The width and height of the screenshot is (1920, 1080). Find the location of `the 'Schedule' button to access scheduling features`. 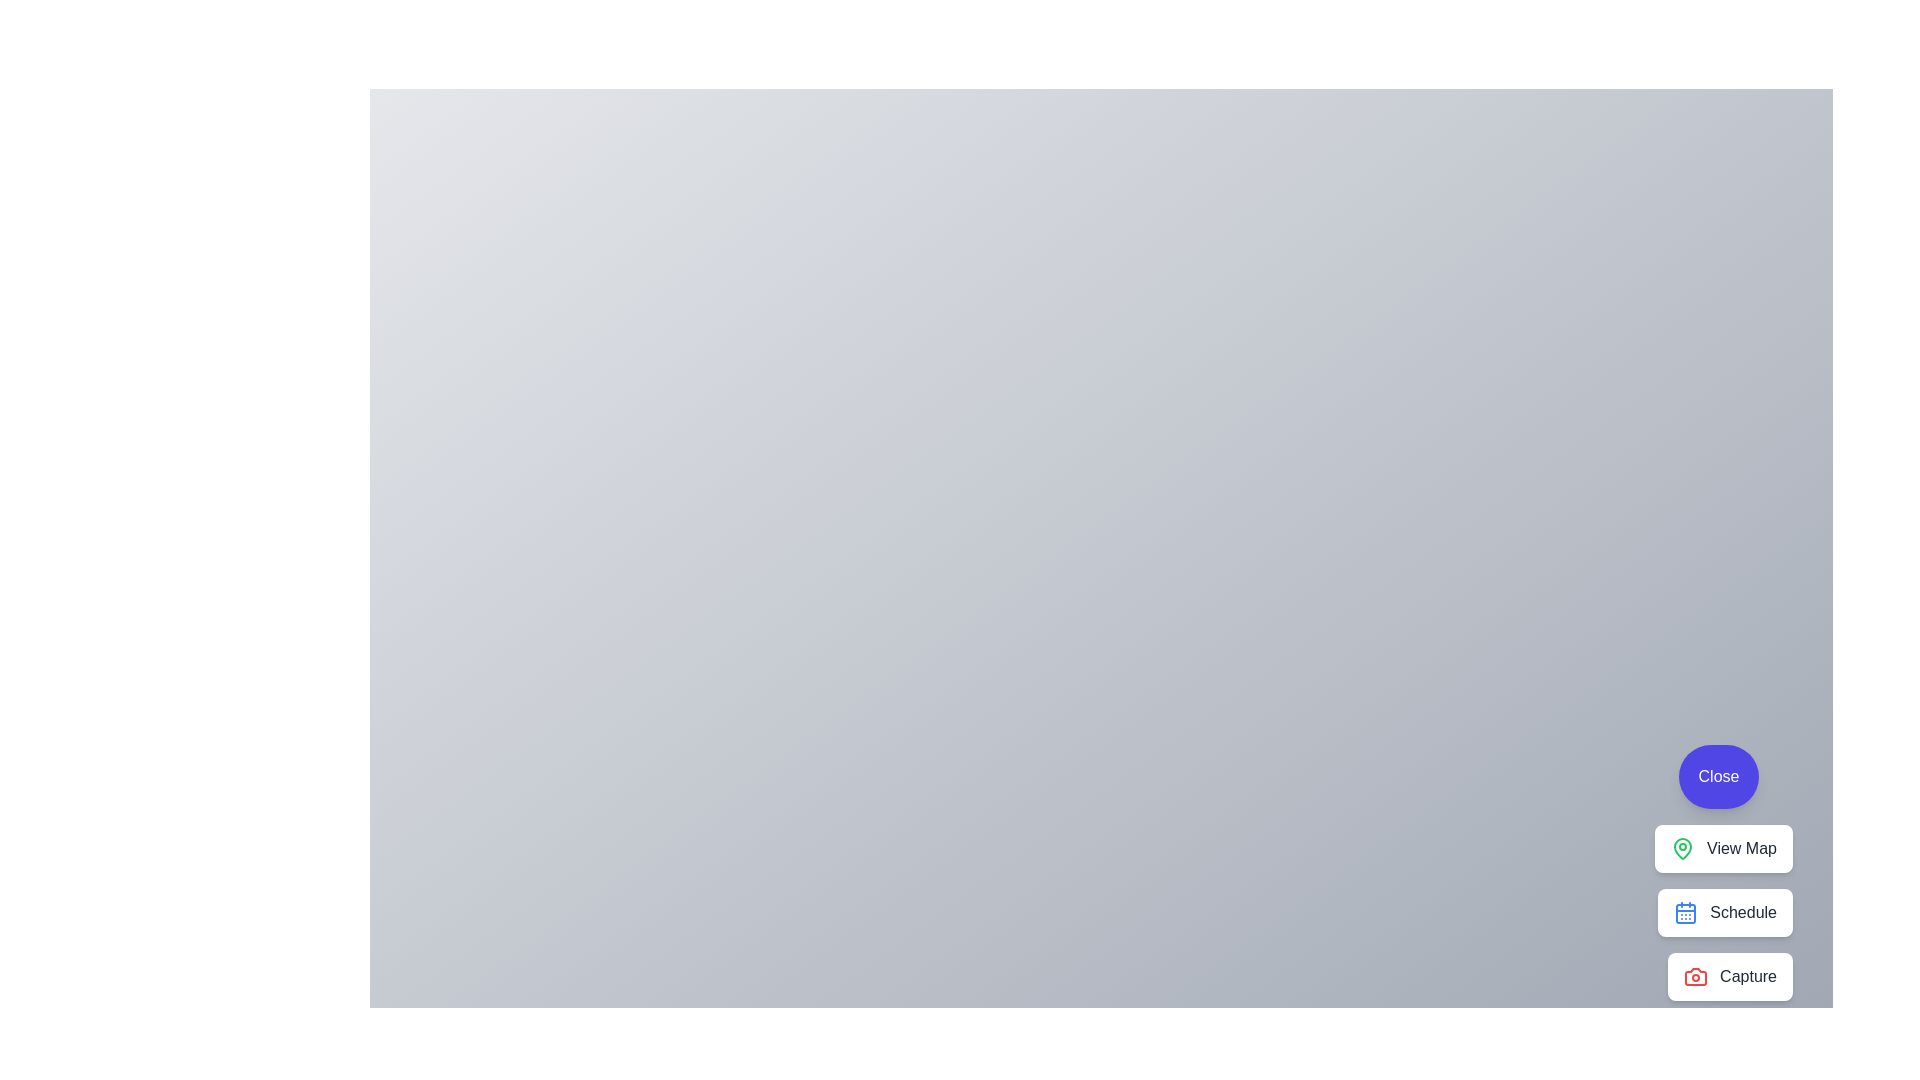

the 'Schedule' button to access scheduling features is located at coordinates (1723, 913).